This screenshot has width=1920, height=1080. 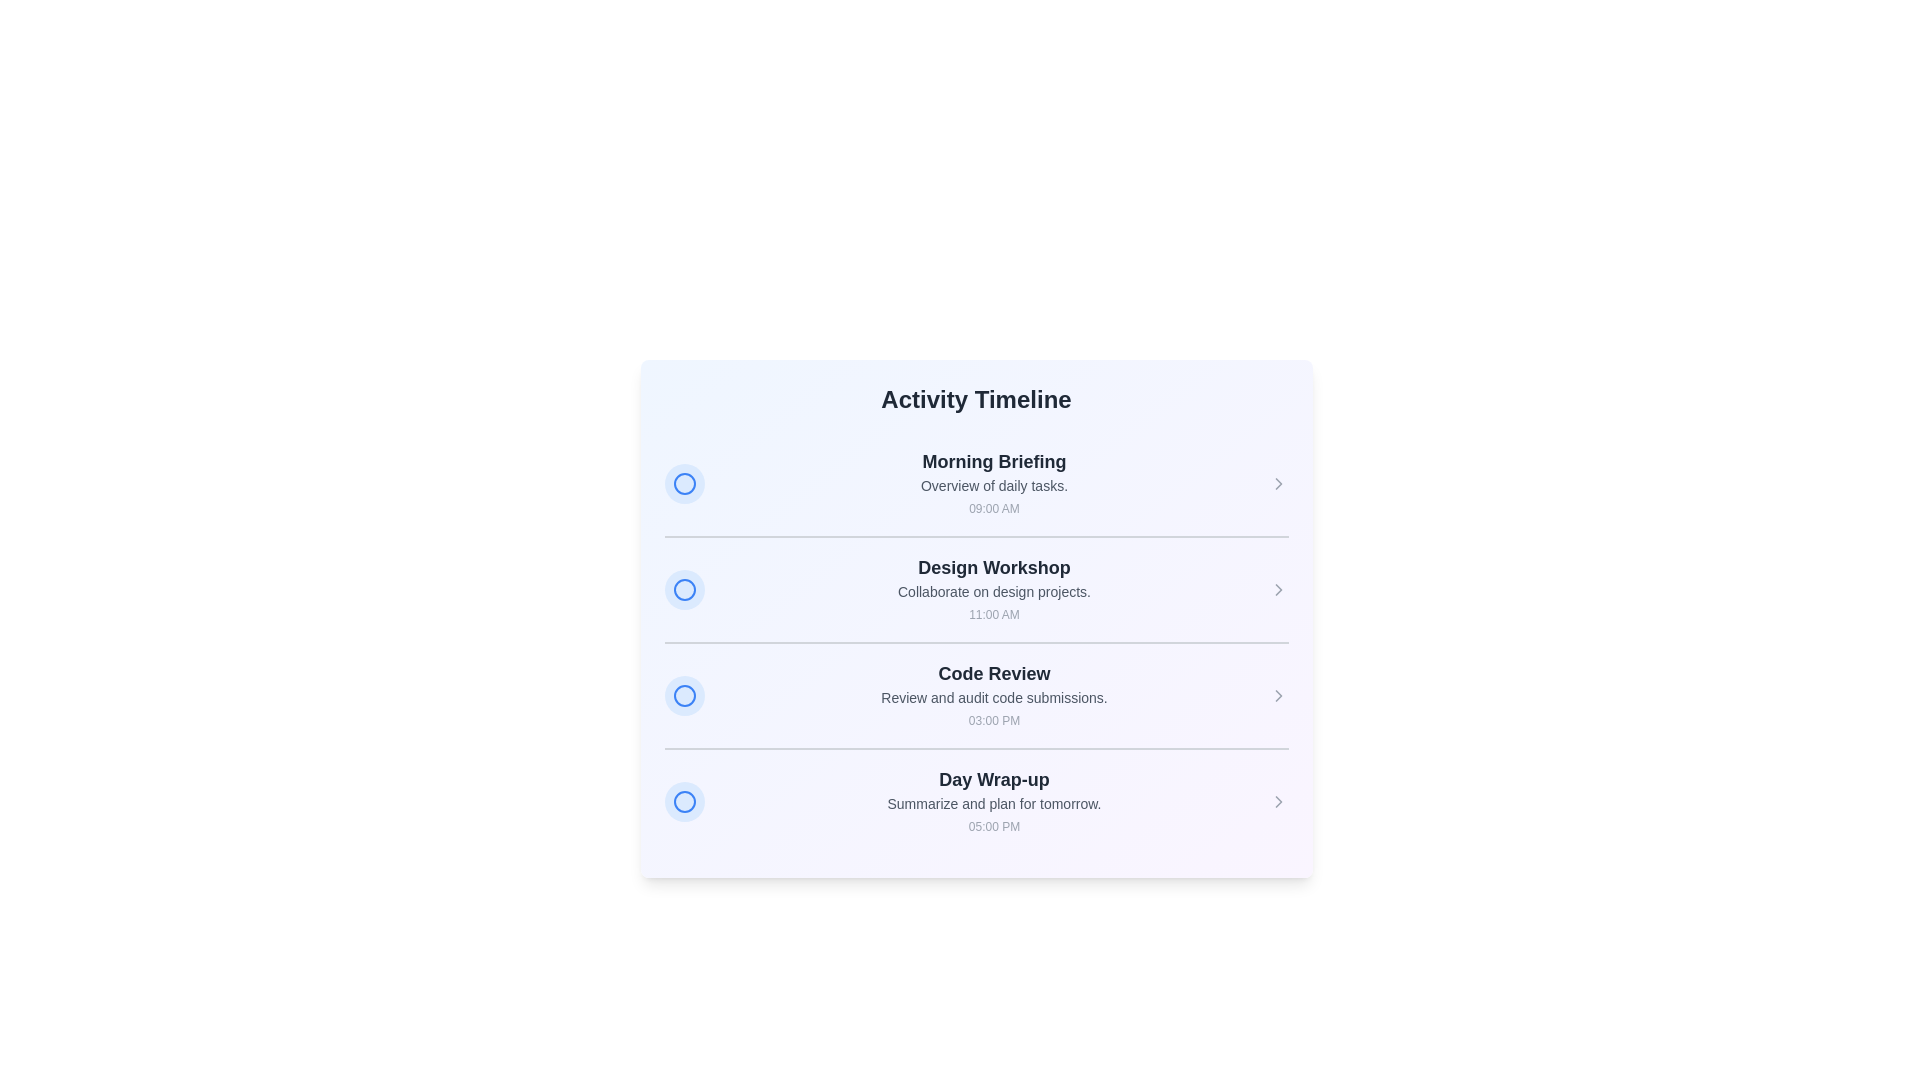 What do you see at coordinates (994, 590) in the screenshot?
I see `the static text element that reads 'Collaborate on design projects.' which is styled in a smaller, lighter gray font, positioned below the title of the 'Design Workshop' event` at bounding box center [994, 590].